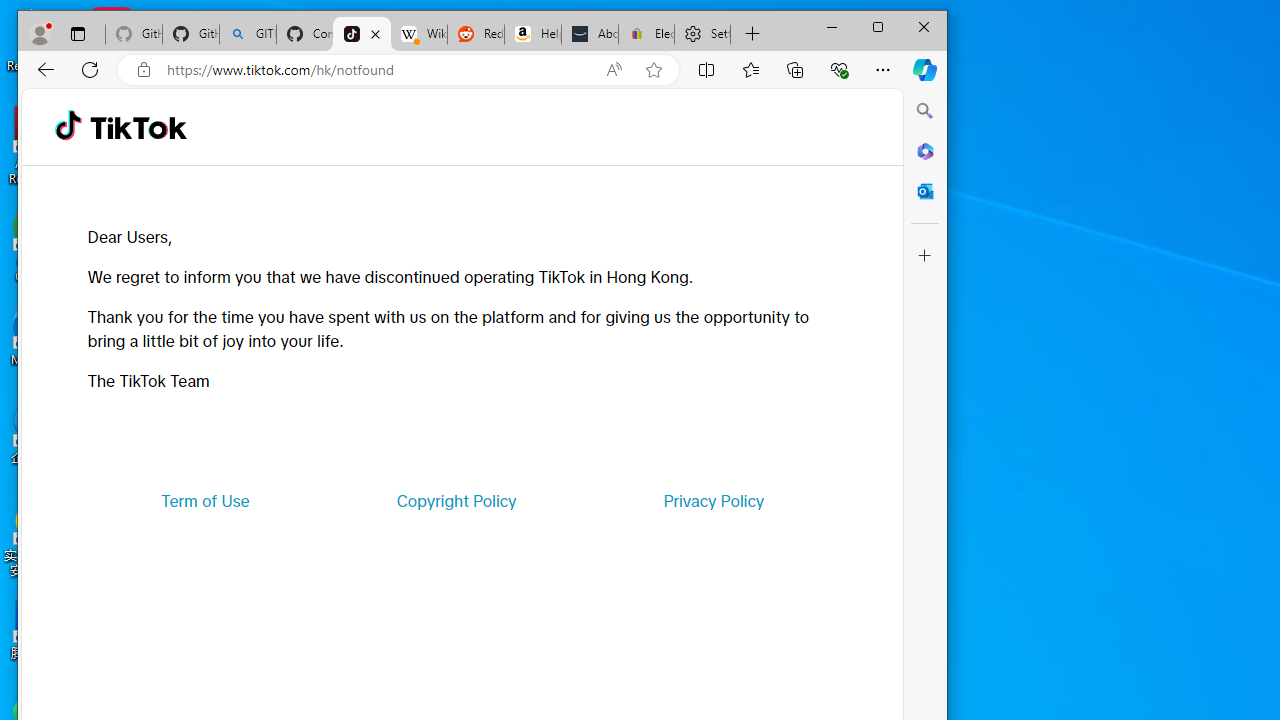 The image size is (1280, 720). What do you see at coordinates (713, 499) in the screenshot?
I see `'Privacy Policy'` at bounding box center [713, 499].